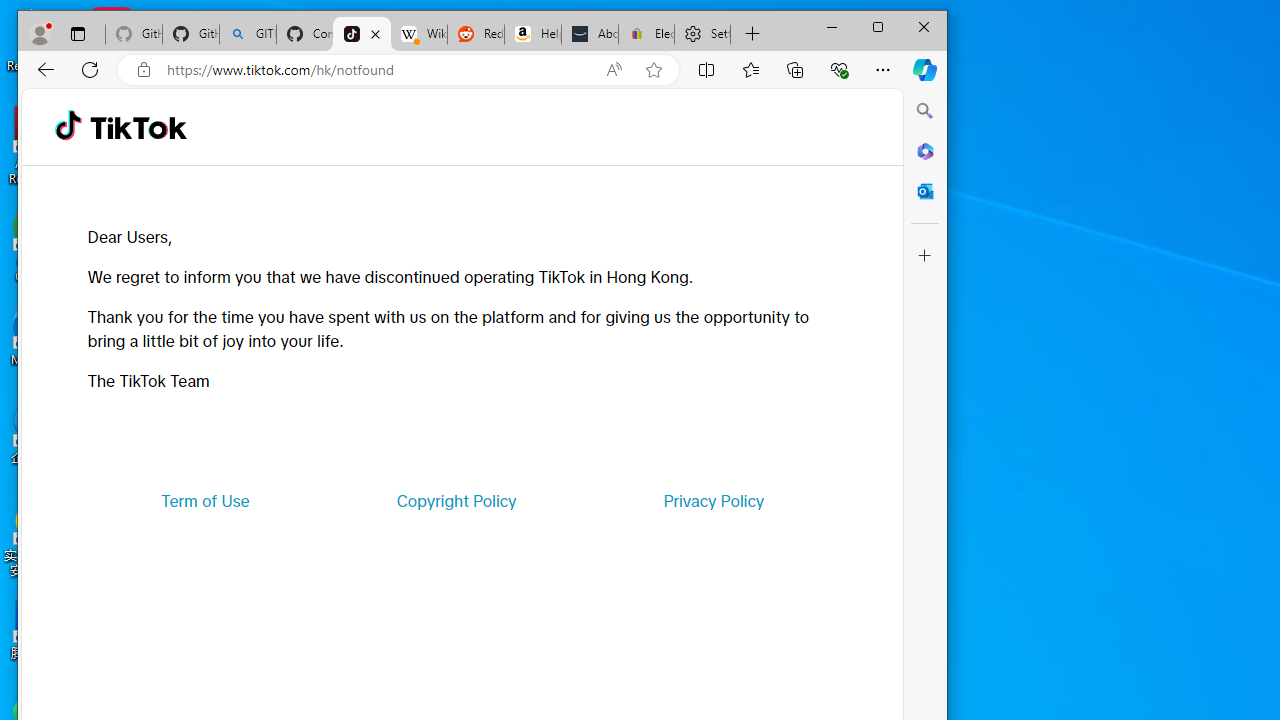 The image size is (1280, 720). What do you see at coordinates (713, 499) in the screenshot?
I see `'Privacy Policy'` at bounding box center [713, 499].